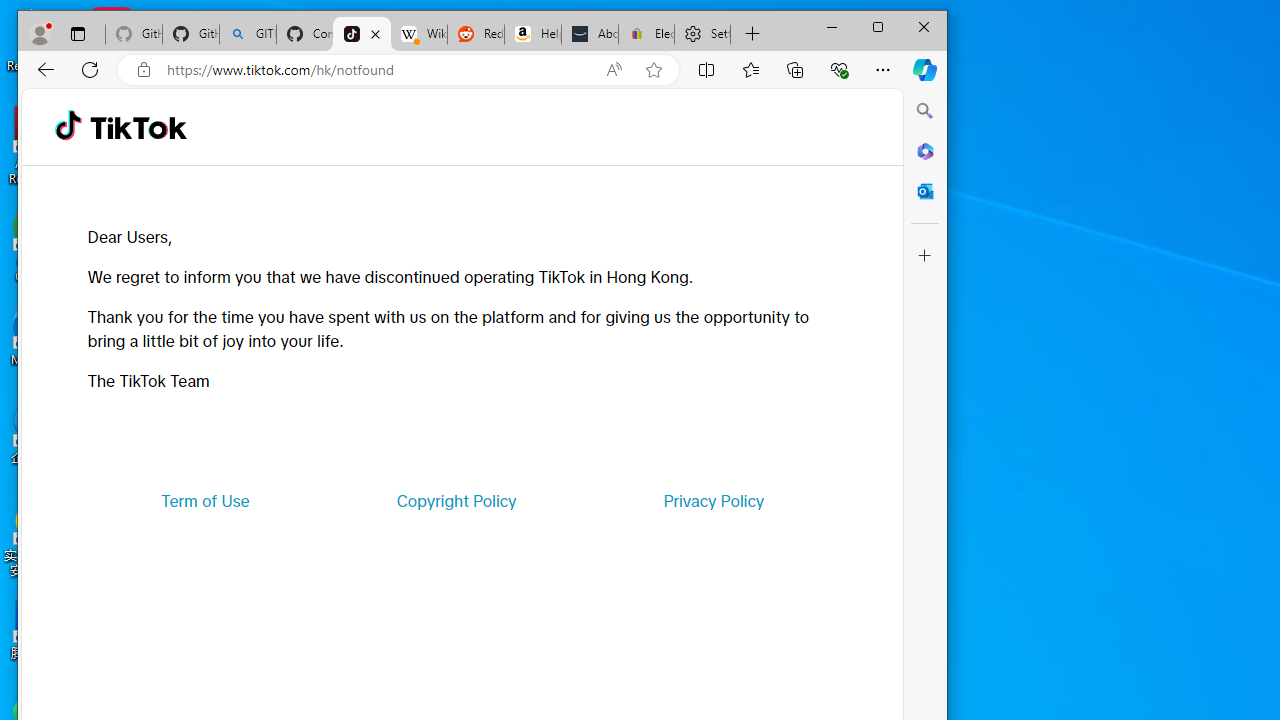 The image size is (1280, 720). What do you see at coordinates (713, 499) in the screenshot?
I see `'Privacy Policy'` at bounding box center [713, 499].